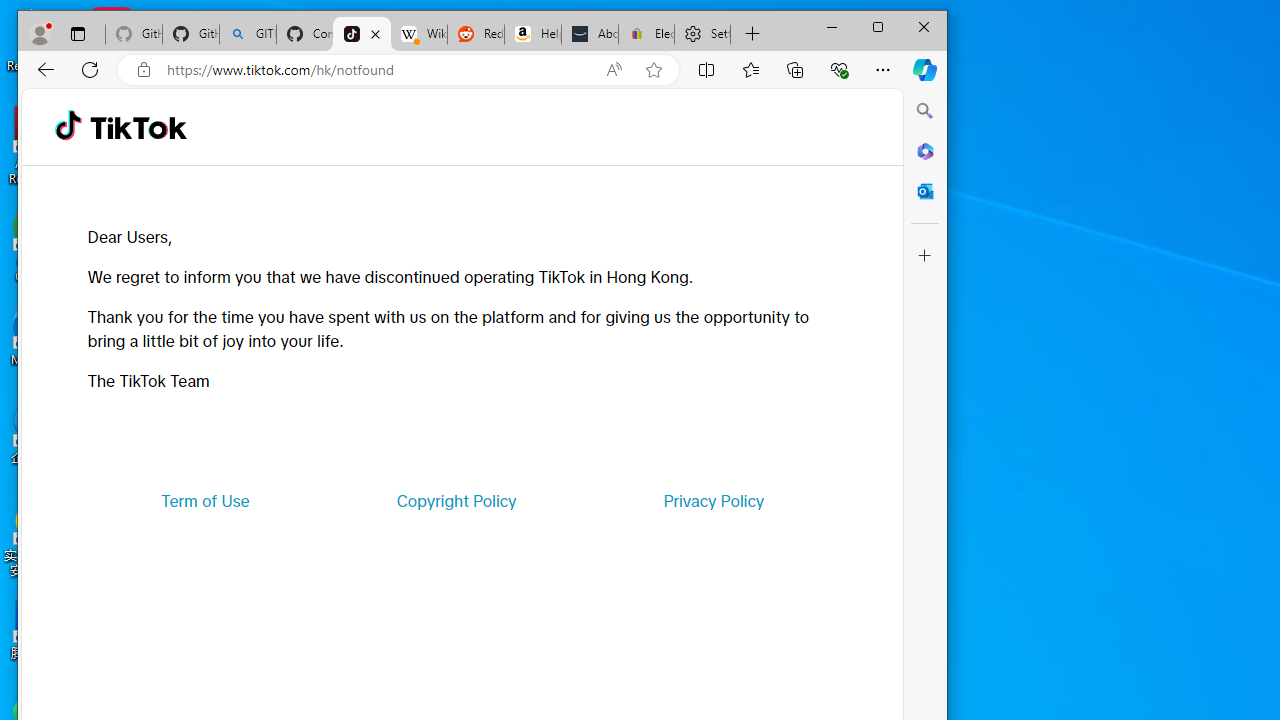 The image size is (1280, 720). What do you see at coordinates (713, 499) in the screenshot?
I see `'Privacy Policy'` at bounding box center [713, 499].